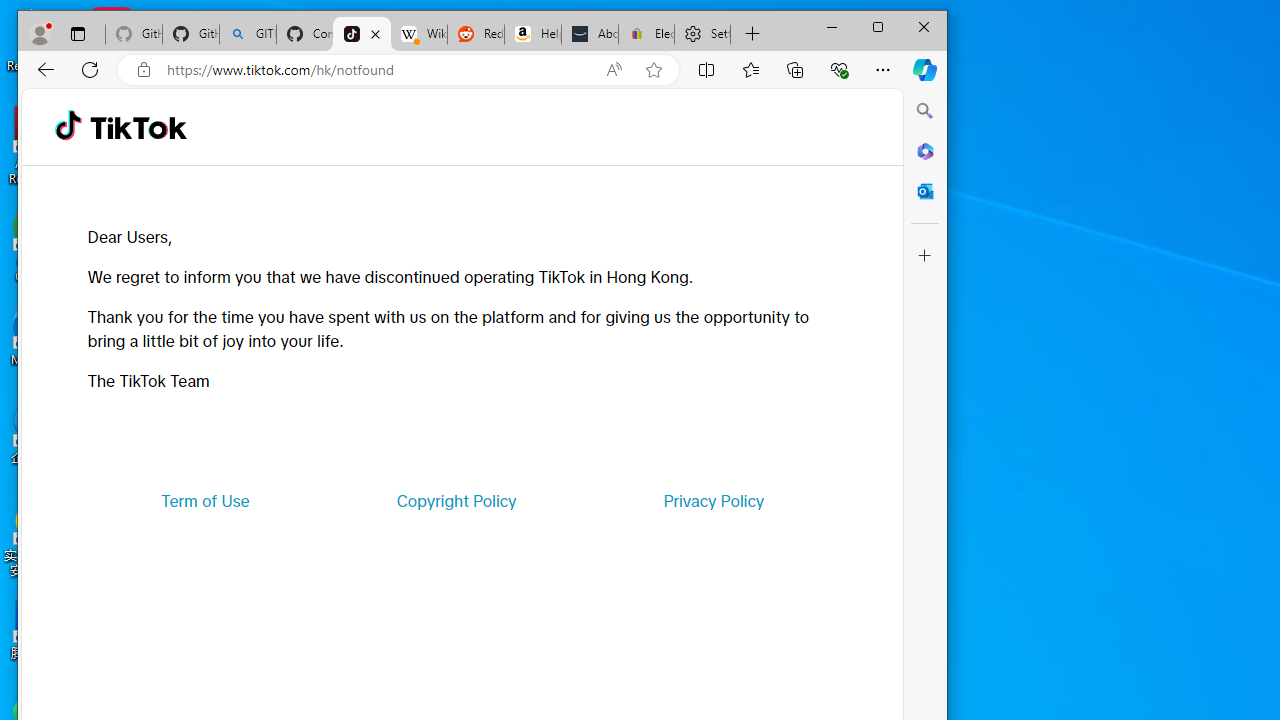 The image size is (1280, 720). What do you see at coordinates (713, 499) in the screenshot?
I see `'Privacy Policy'` at bounding box center [713, 499].